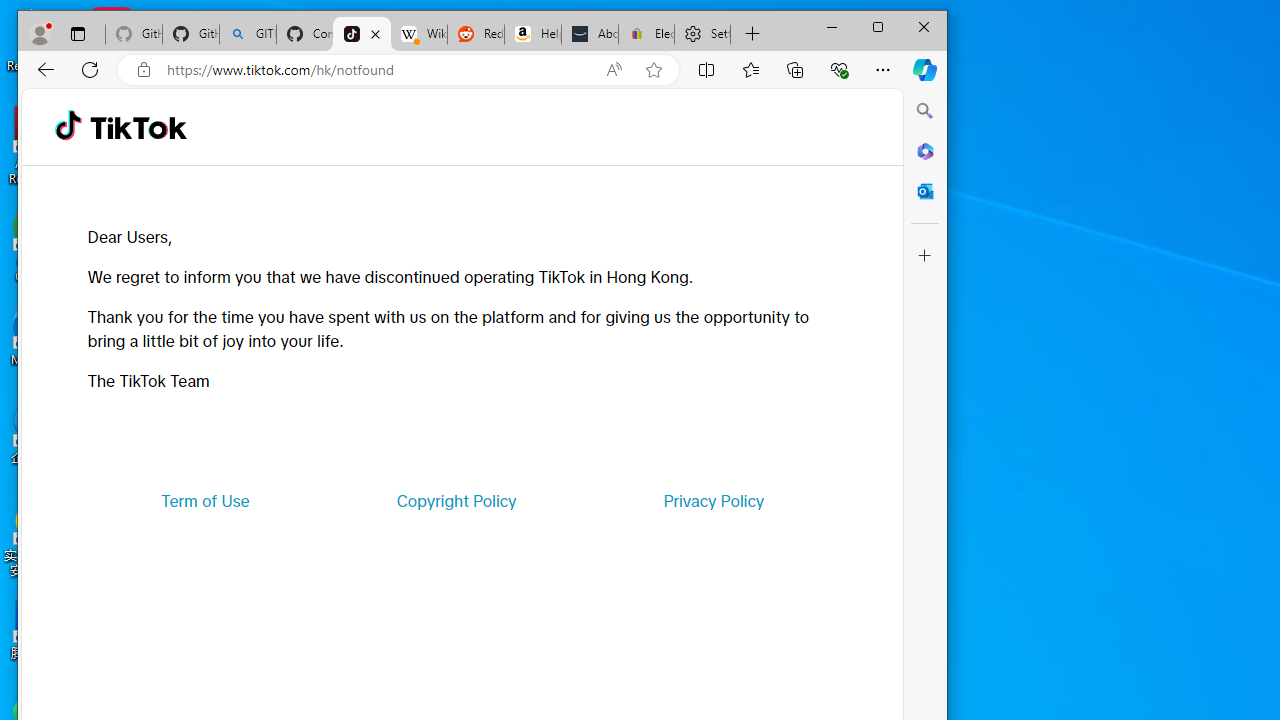 The image size is (1280, 720). What do you see at coordinates (713, 499) in the screenshot?
I see `'Privacy Policy'` at bounding box center [713, 499].